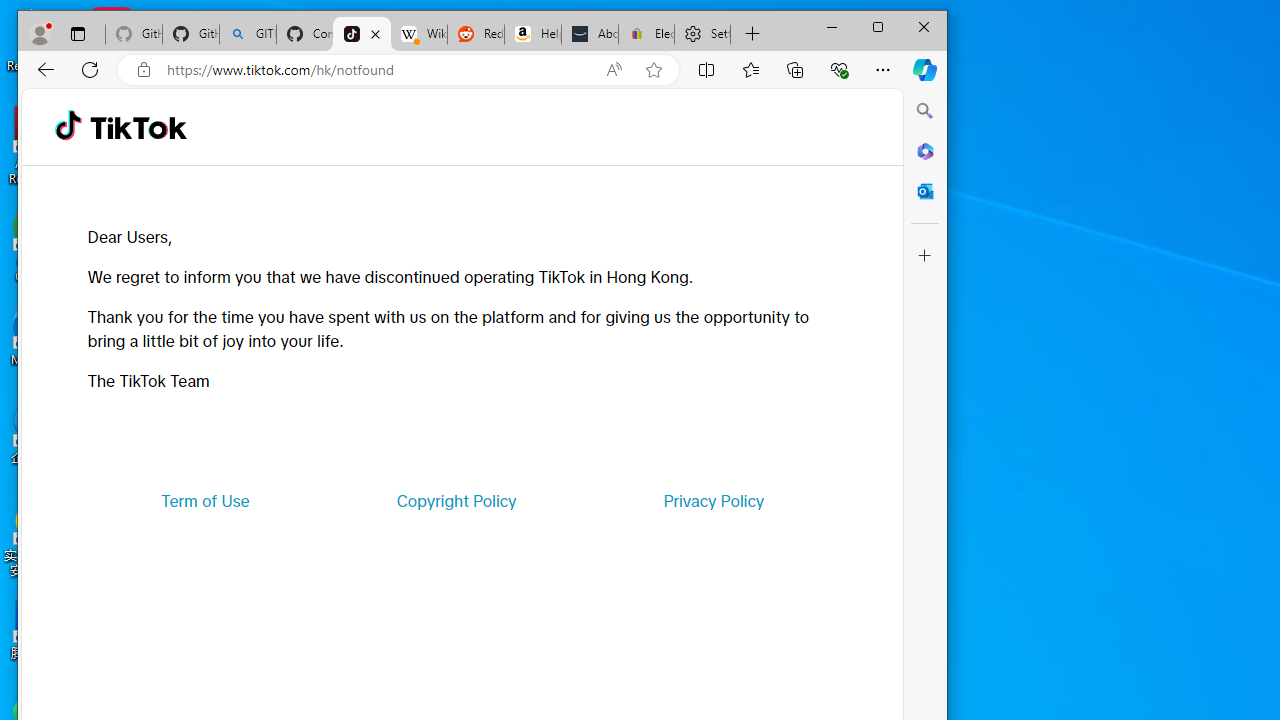 The image size is (1280, 720). What do you see at coordinates (713, 499) in the screenshot?
I see `'Privacy Policy'` at bounding box center [713, 499].